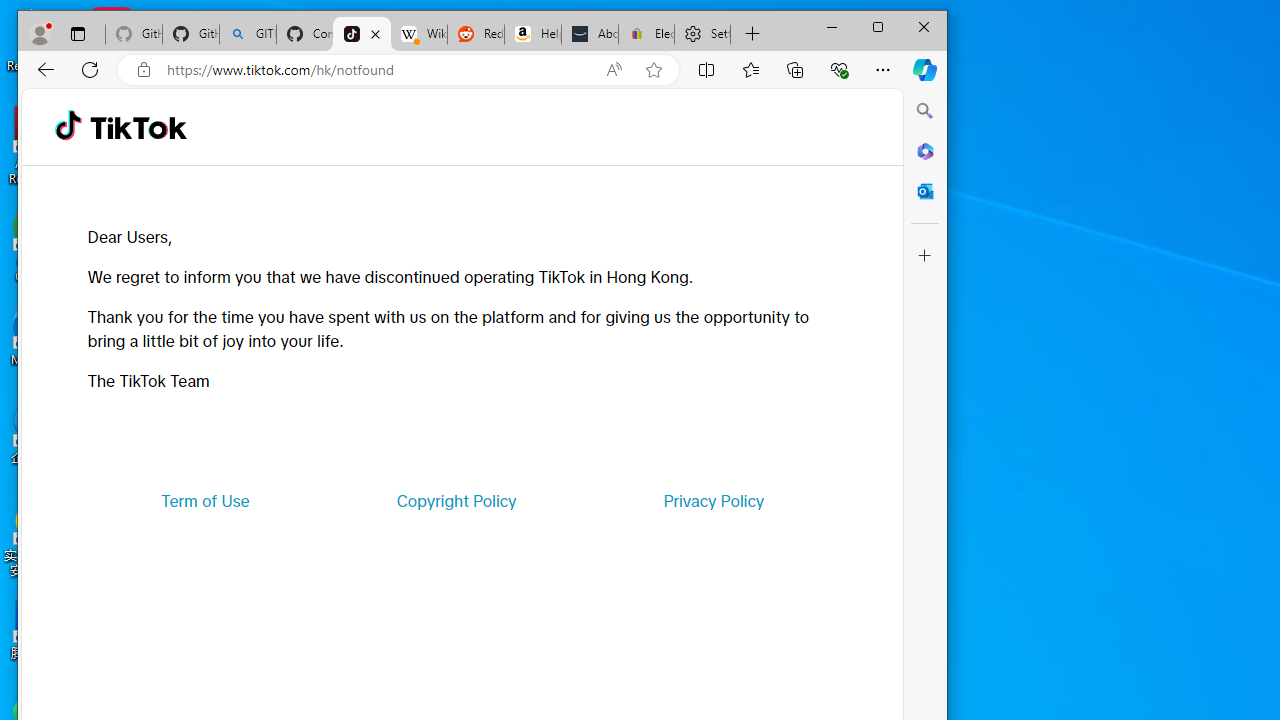 The image size is (1280, 720). What do you see at coordinates (713, 499) in the screenshot?
I see `'Privacy Policy'` at bounding box center [713, 499].